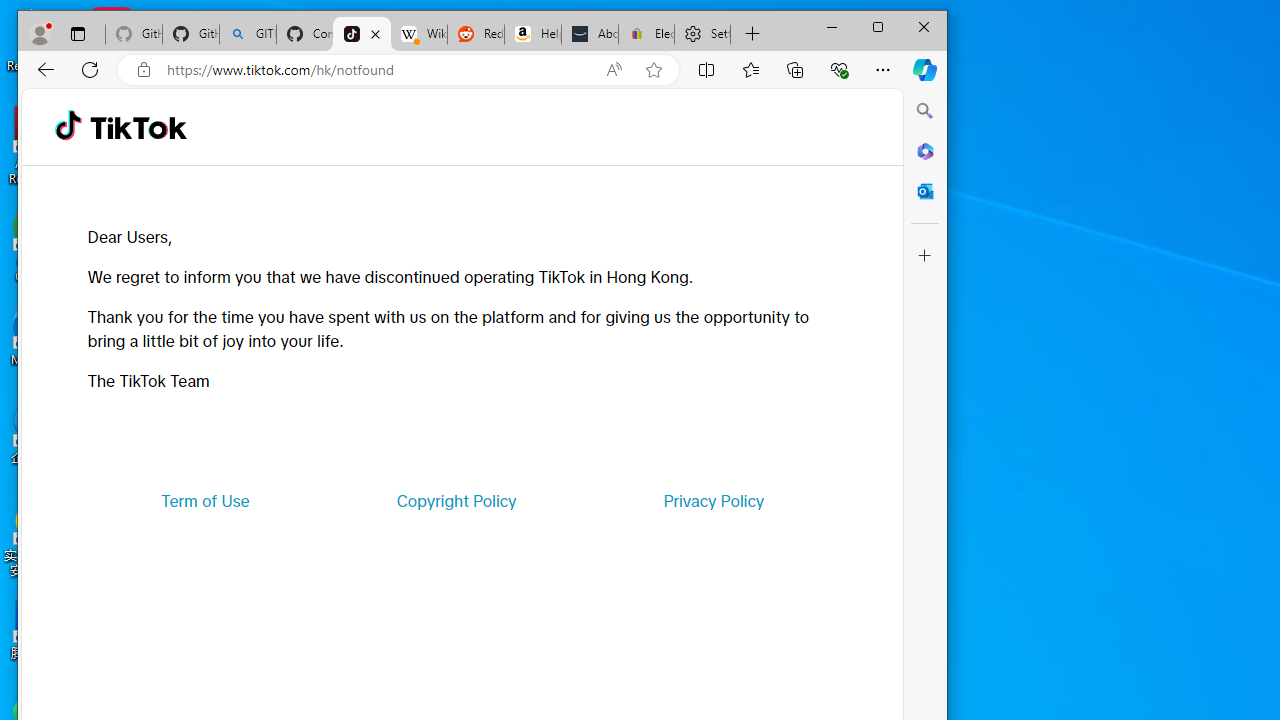 The image size is (1280, 720). What do you see at coordinates (713, 499) in the screenshot?
I see `'Privacy Policy'` at bounding box center [713, 499].